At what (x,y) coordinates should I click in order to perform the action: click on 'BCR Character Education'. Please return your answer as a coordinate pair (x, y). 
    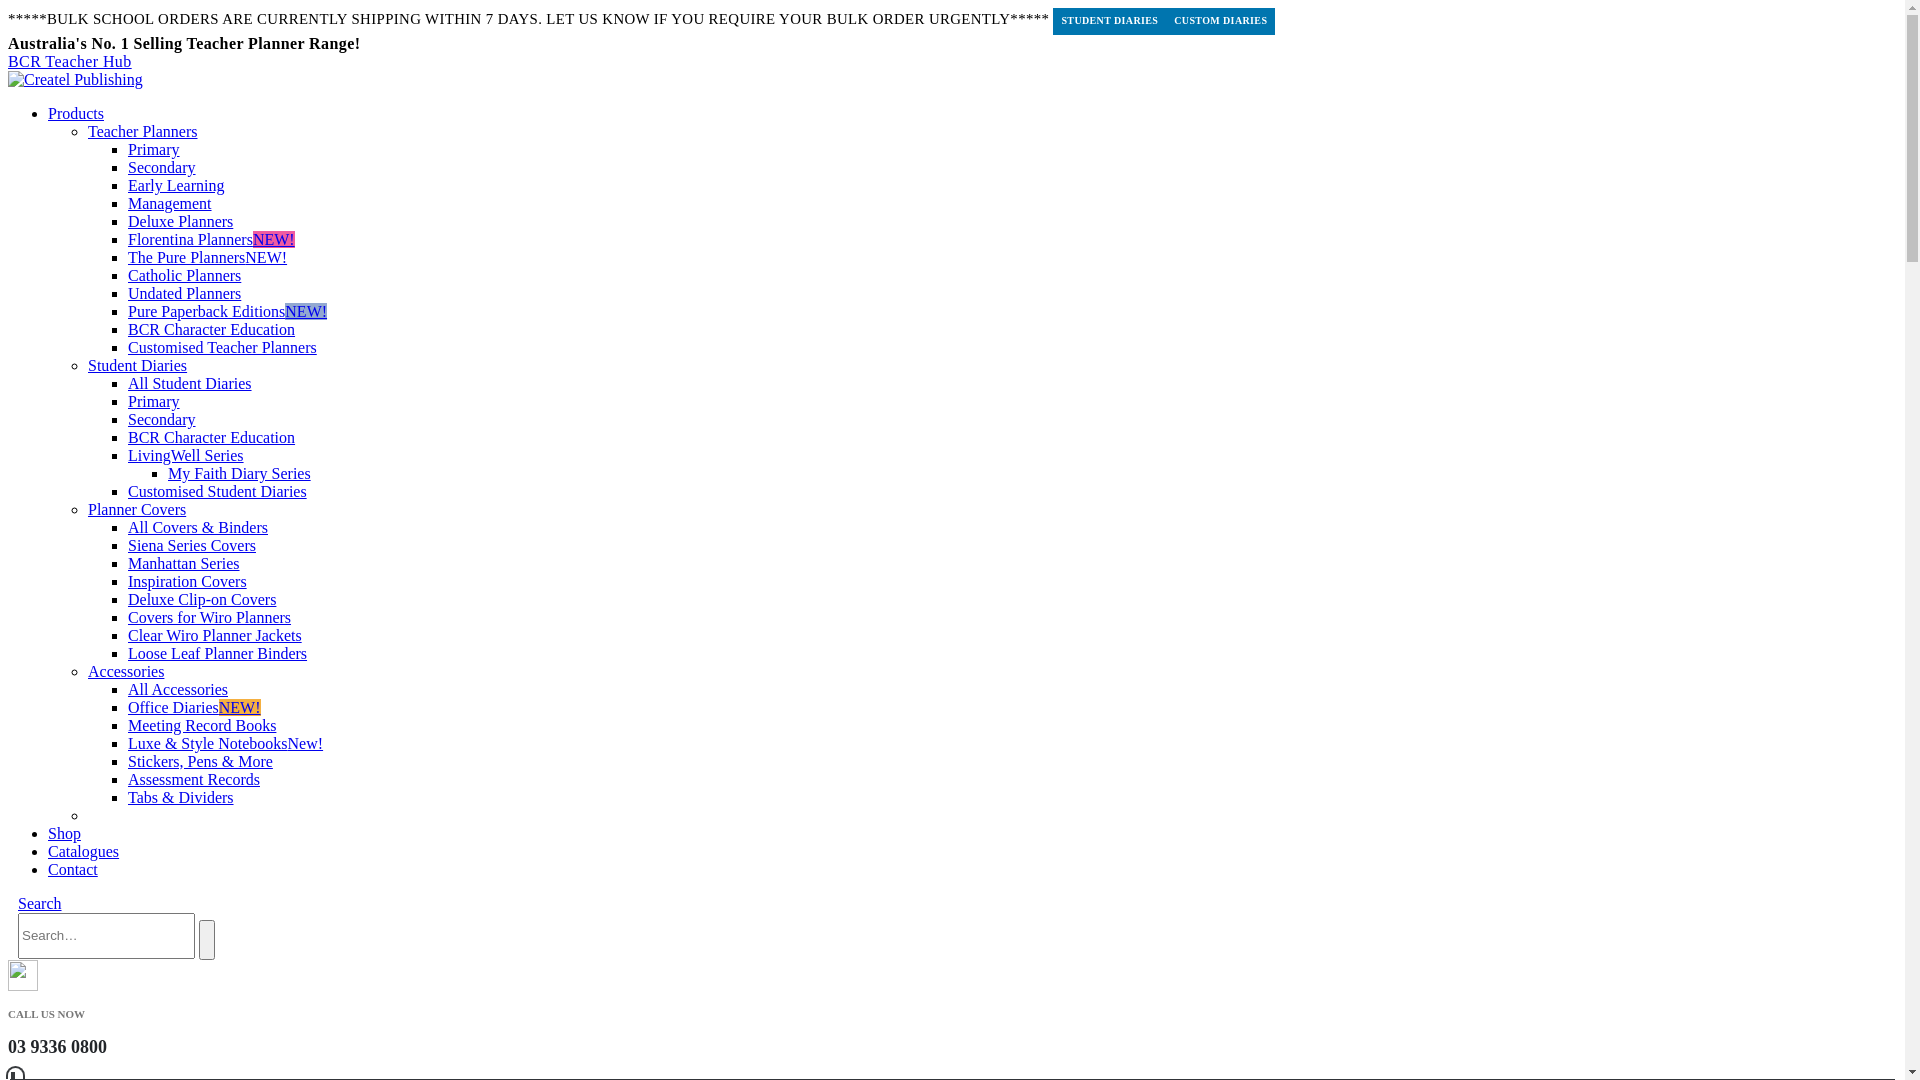
    Looking at the image, I should click on (211, 436).